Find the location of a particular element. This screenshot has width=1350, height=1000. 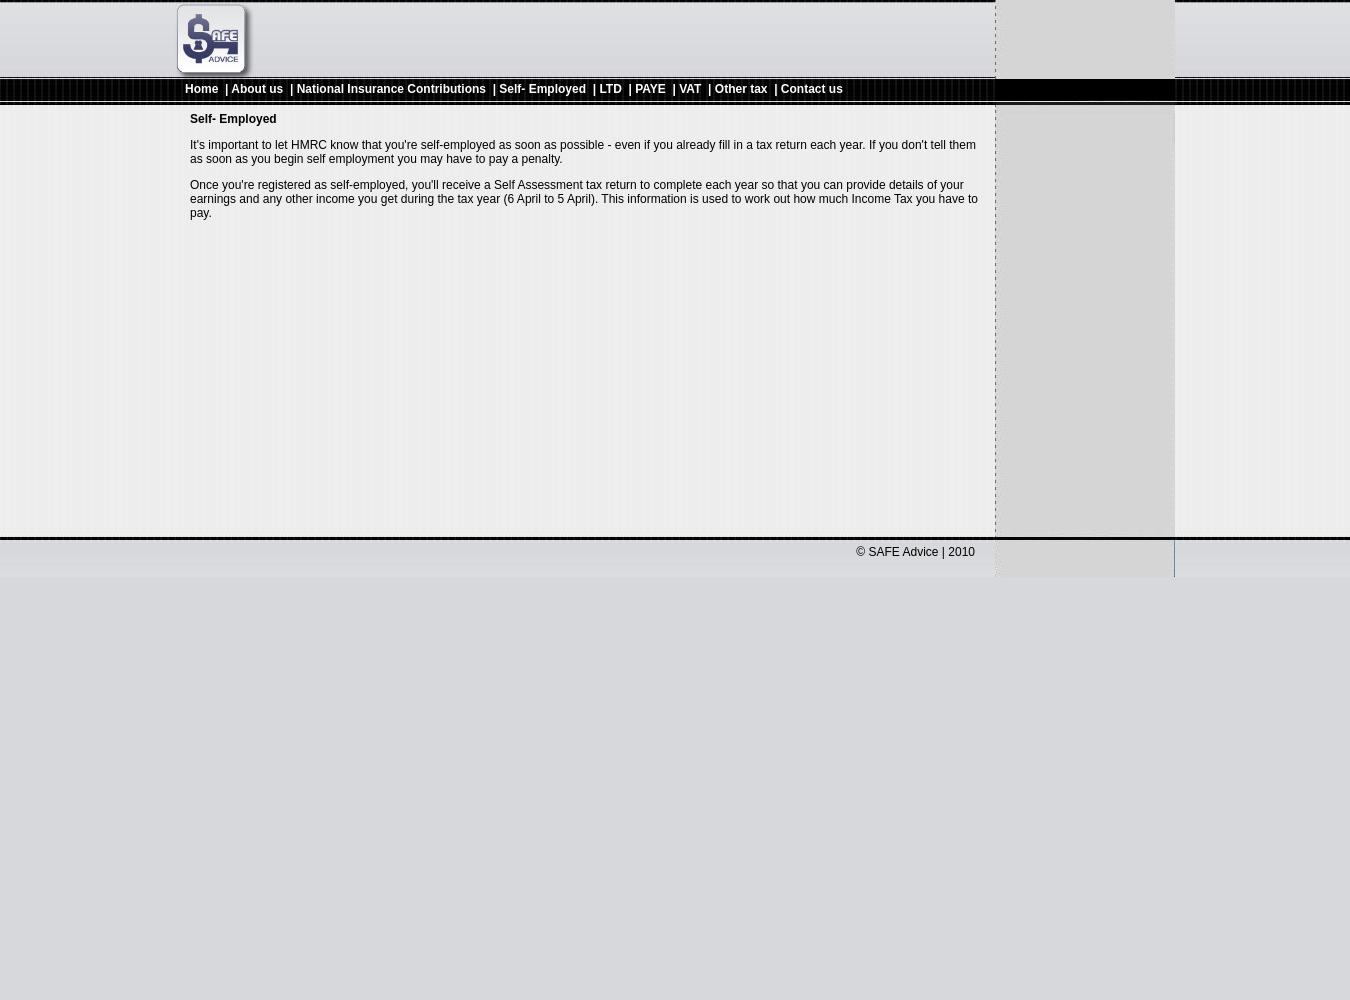

'Once you're registered as self-employed, you'll receive a Self Assessment tax return to complete each year so that you can provide details of your earnings and any other income you get during the tax year (6 April to 5 April). This information is used to work out how much Income Tax you have to pay.' is located at coordinates (583, 198).